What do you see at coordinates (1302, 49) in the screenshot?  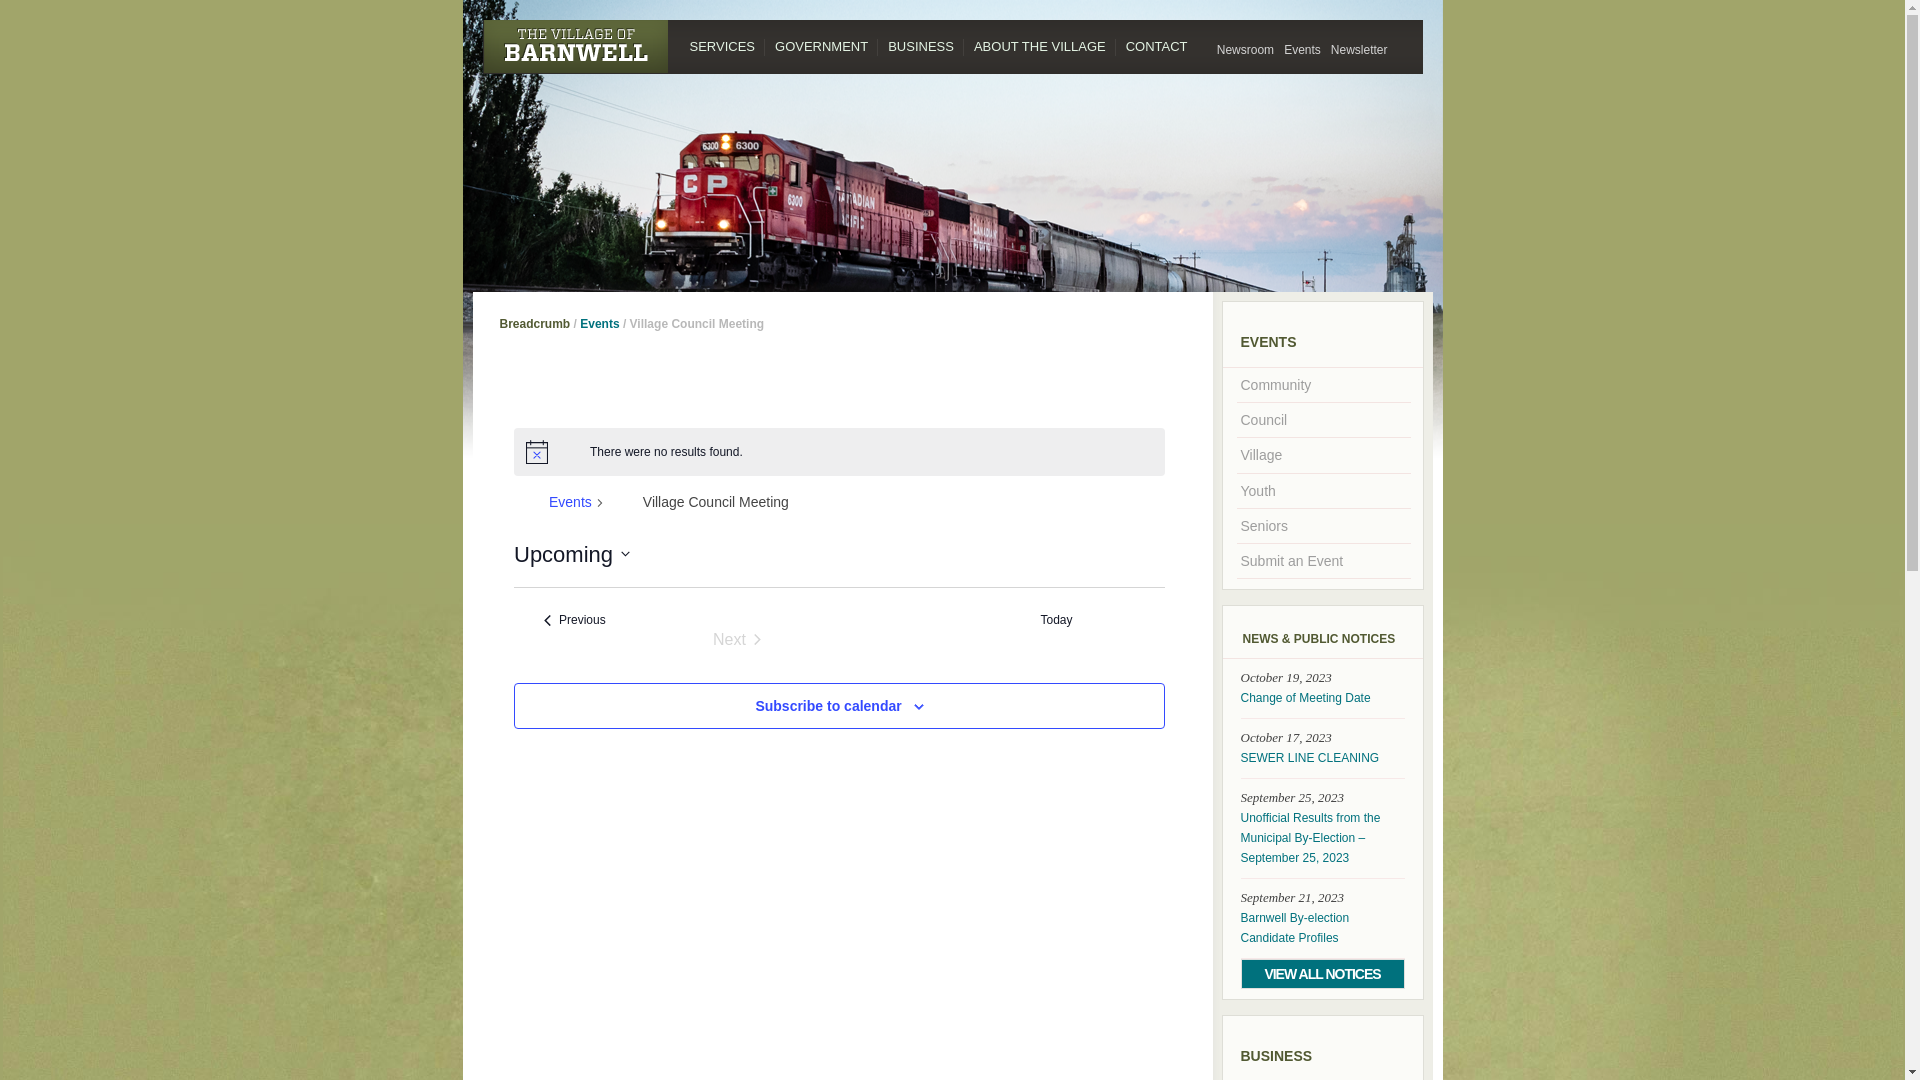 I see `'Events'` at bounding box center [1302, 49].